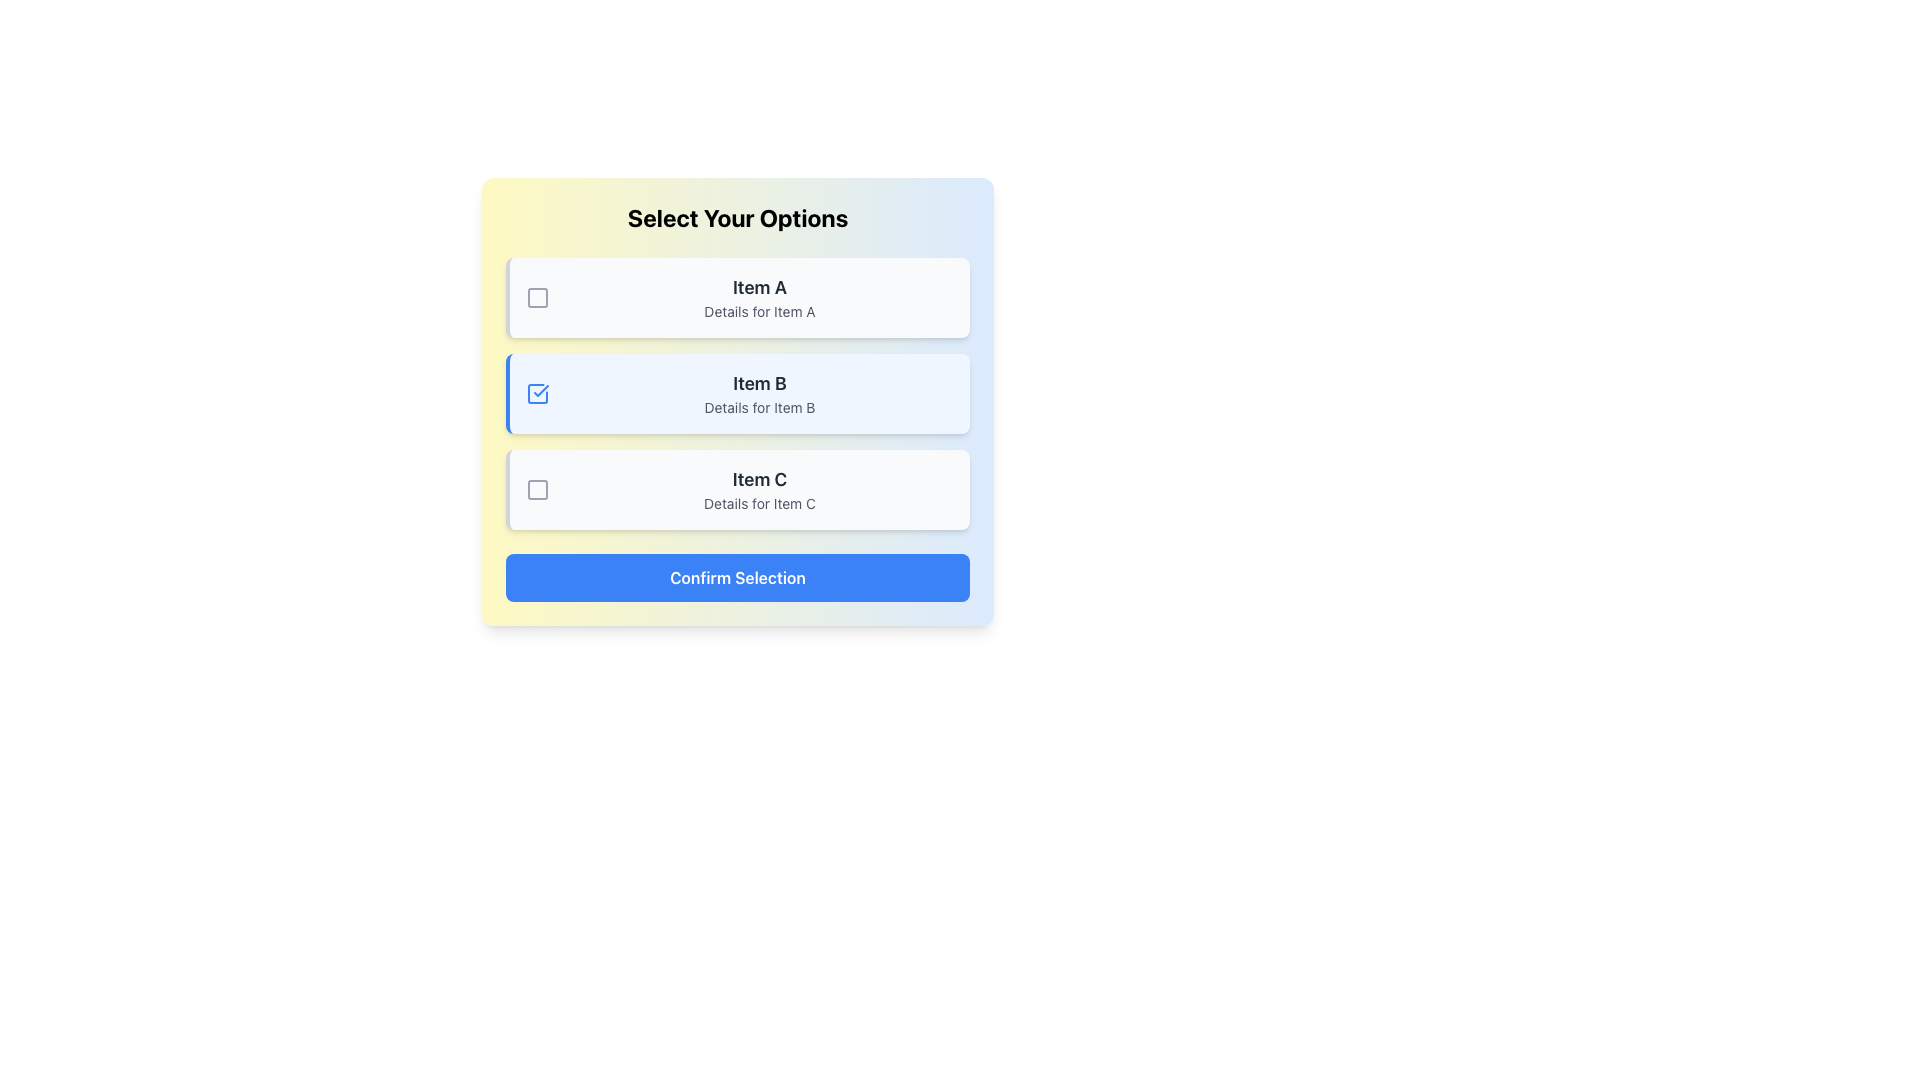 This screenshot has width=1920, height=1080. Describe the element at coordinates (737, 393) in the screenshot. I see `the selectable item with a checkbox labeled 'Item B'` at that location.